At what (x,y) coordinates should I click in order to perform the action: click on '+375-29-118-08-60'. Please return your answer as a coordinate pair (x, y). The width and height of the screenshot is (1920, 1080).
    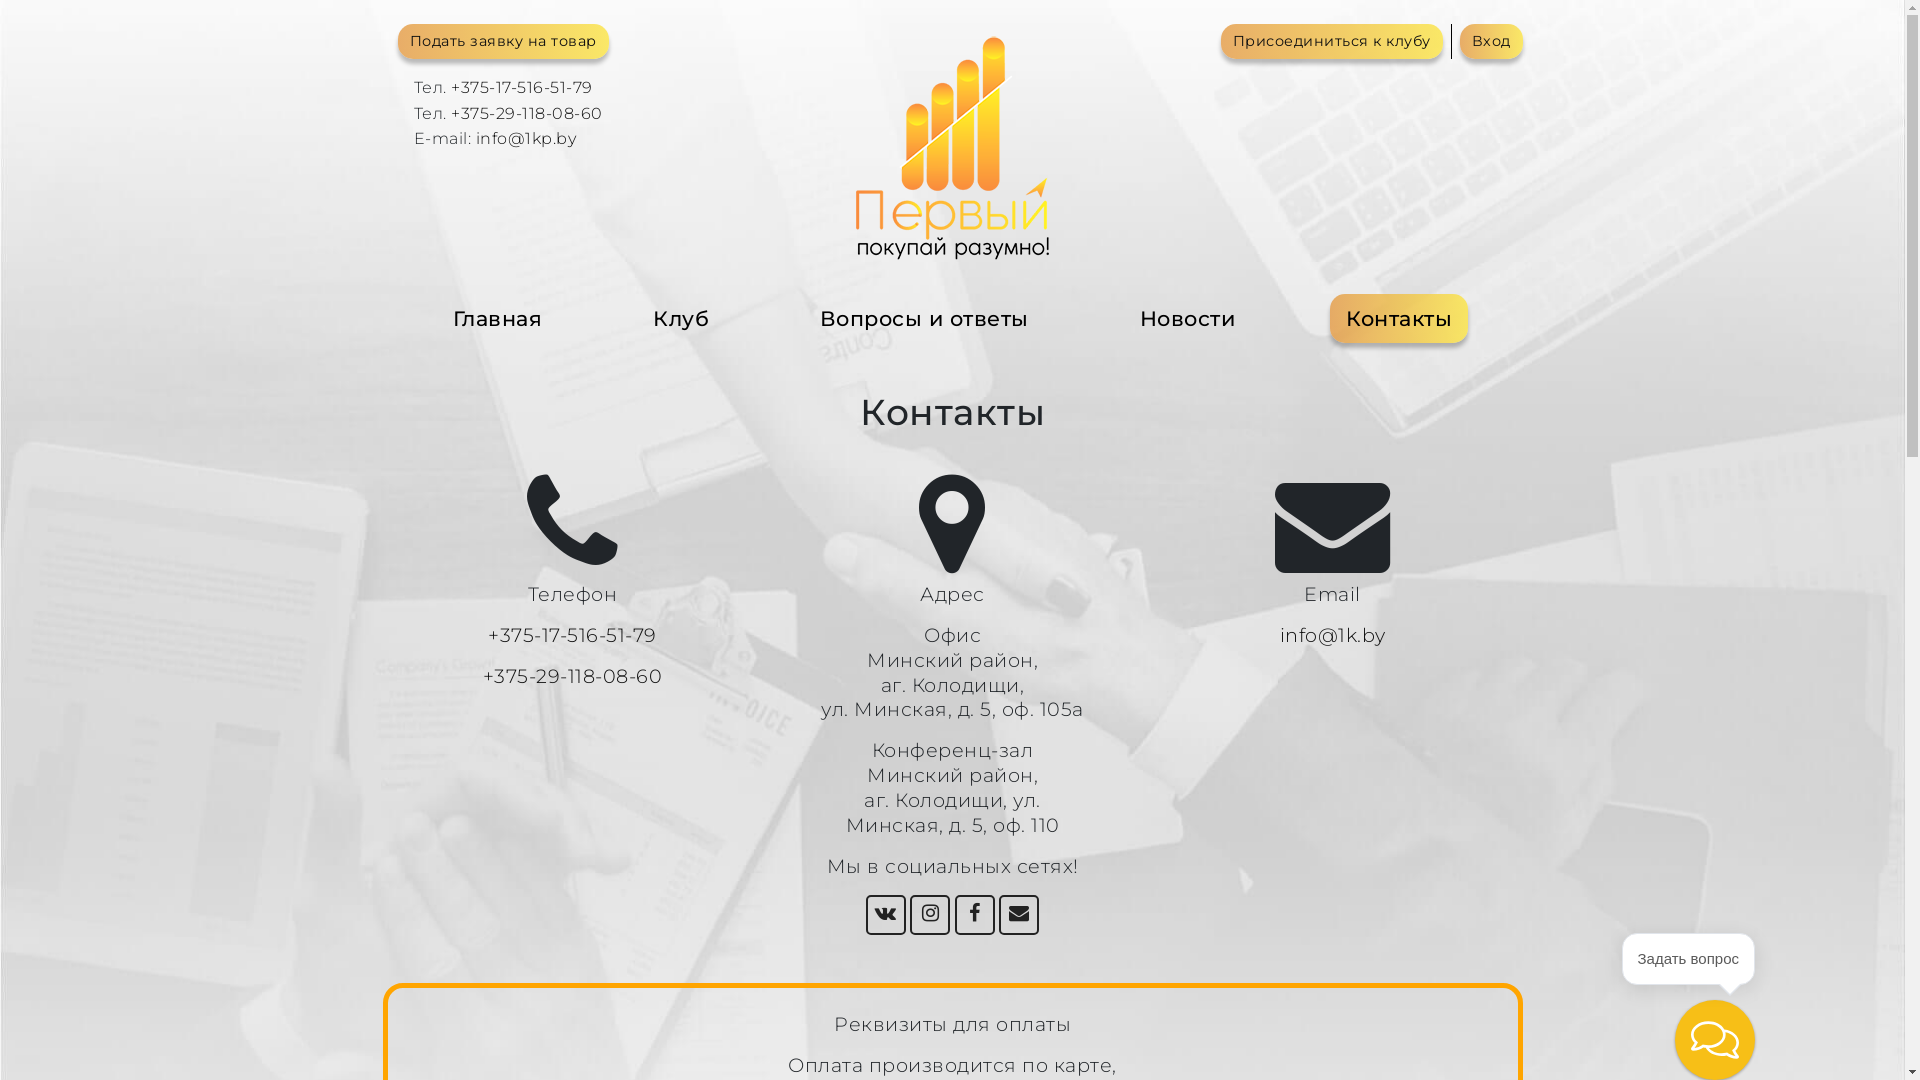
    Looking at the image, I should click on (571, 675).